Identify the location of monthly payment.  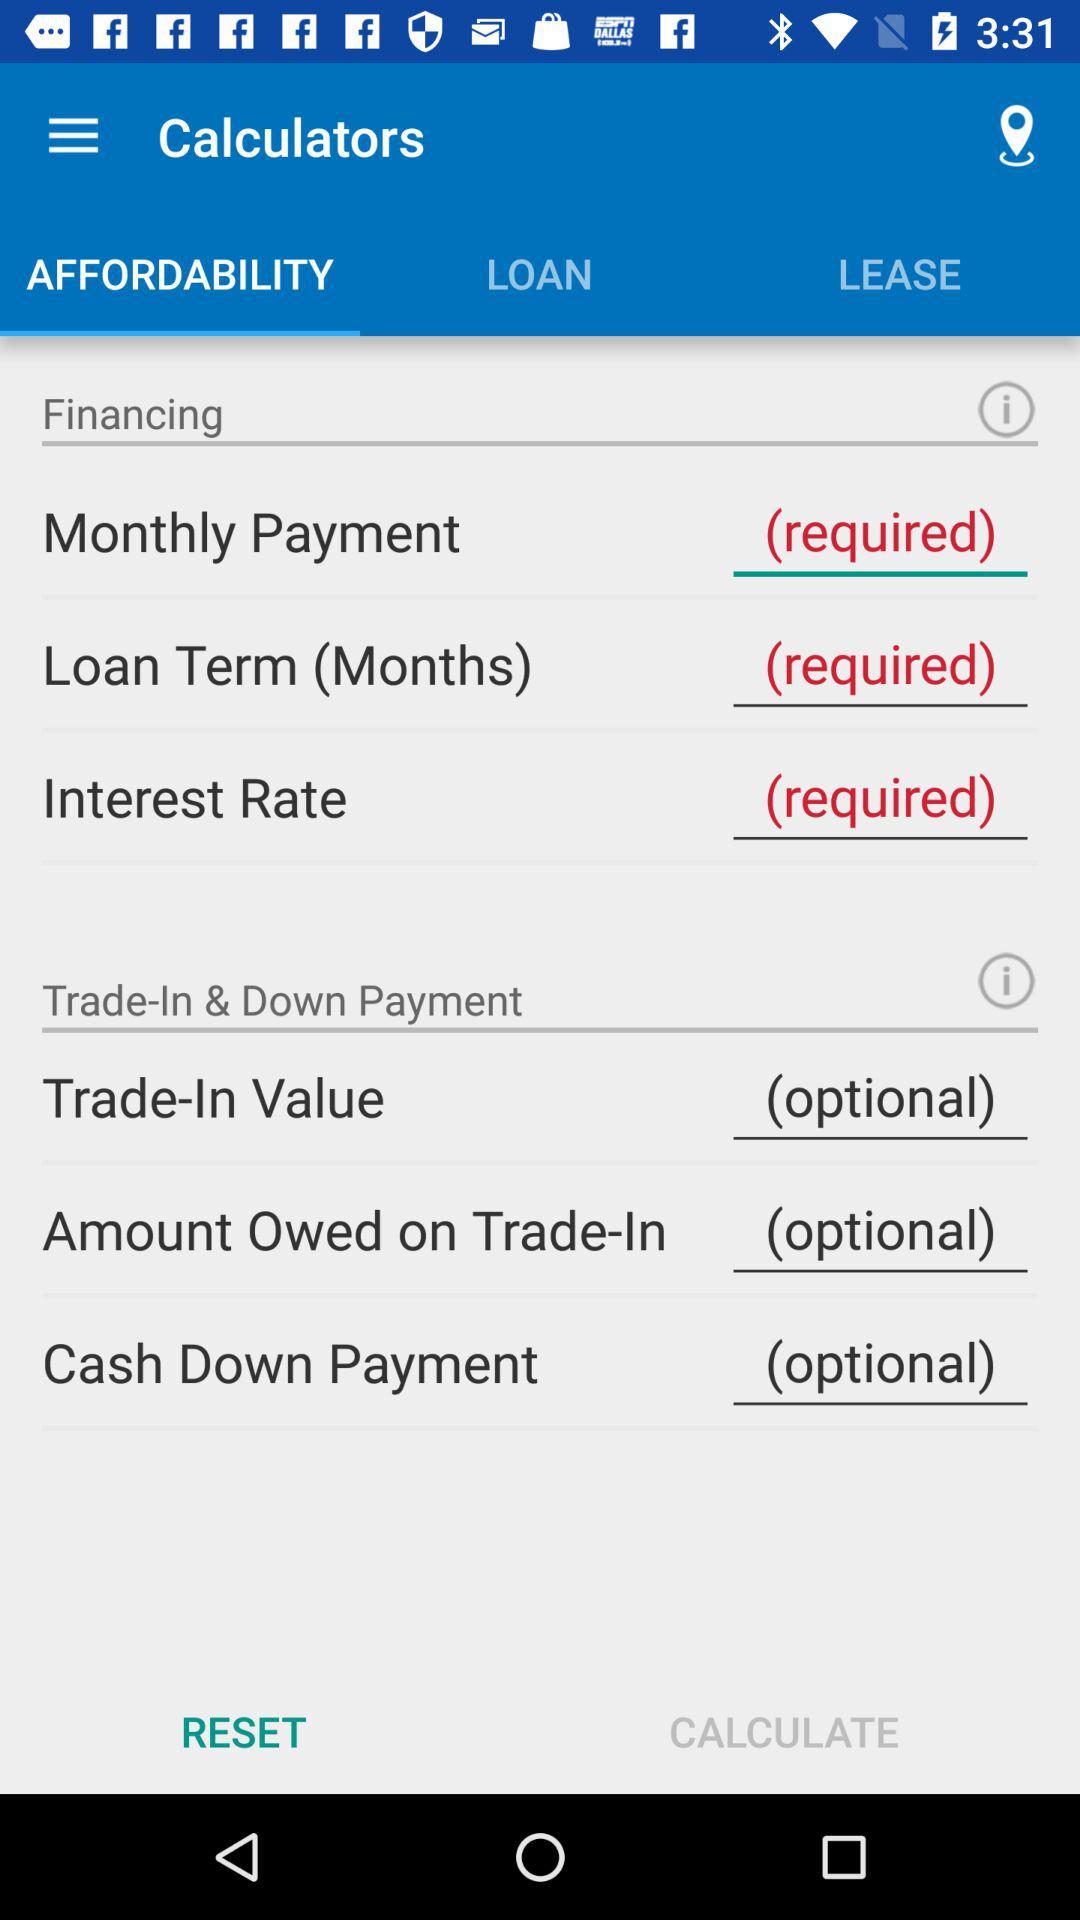
(879, 531).